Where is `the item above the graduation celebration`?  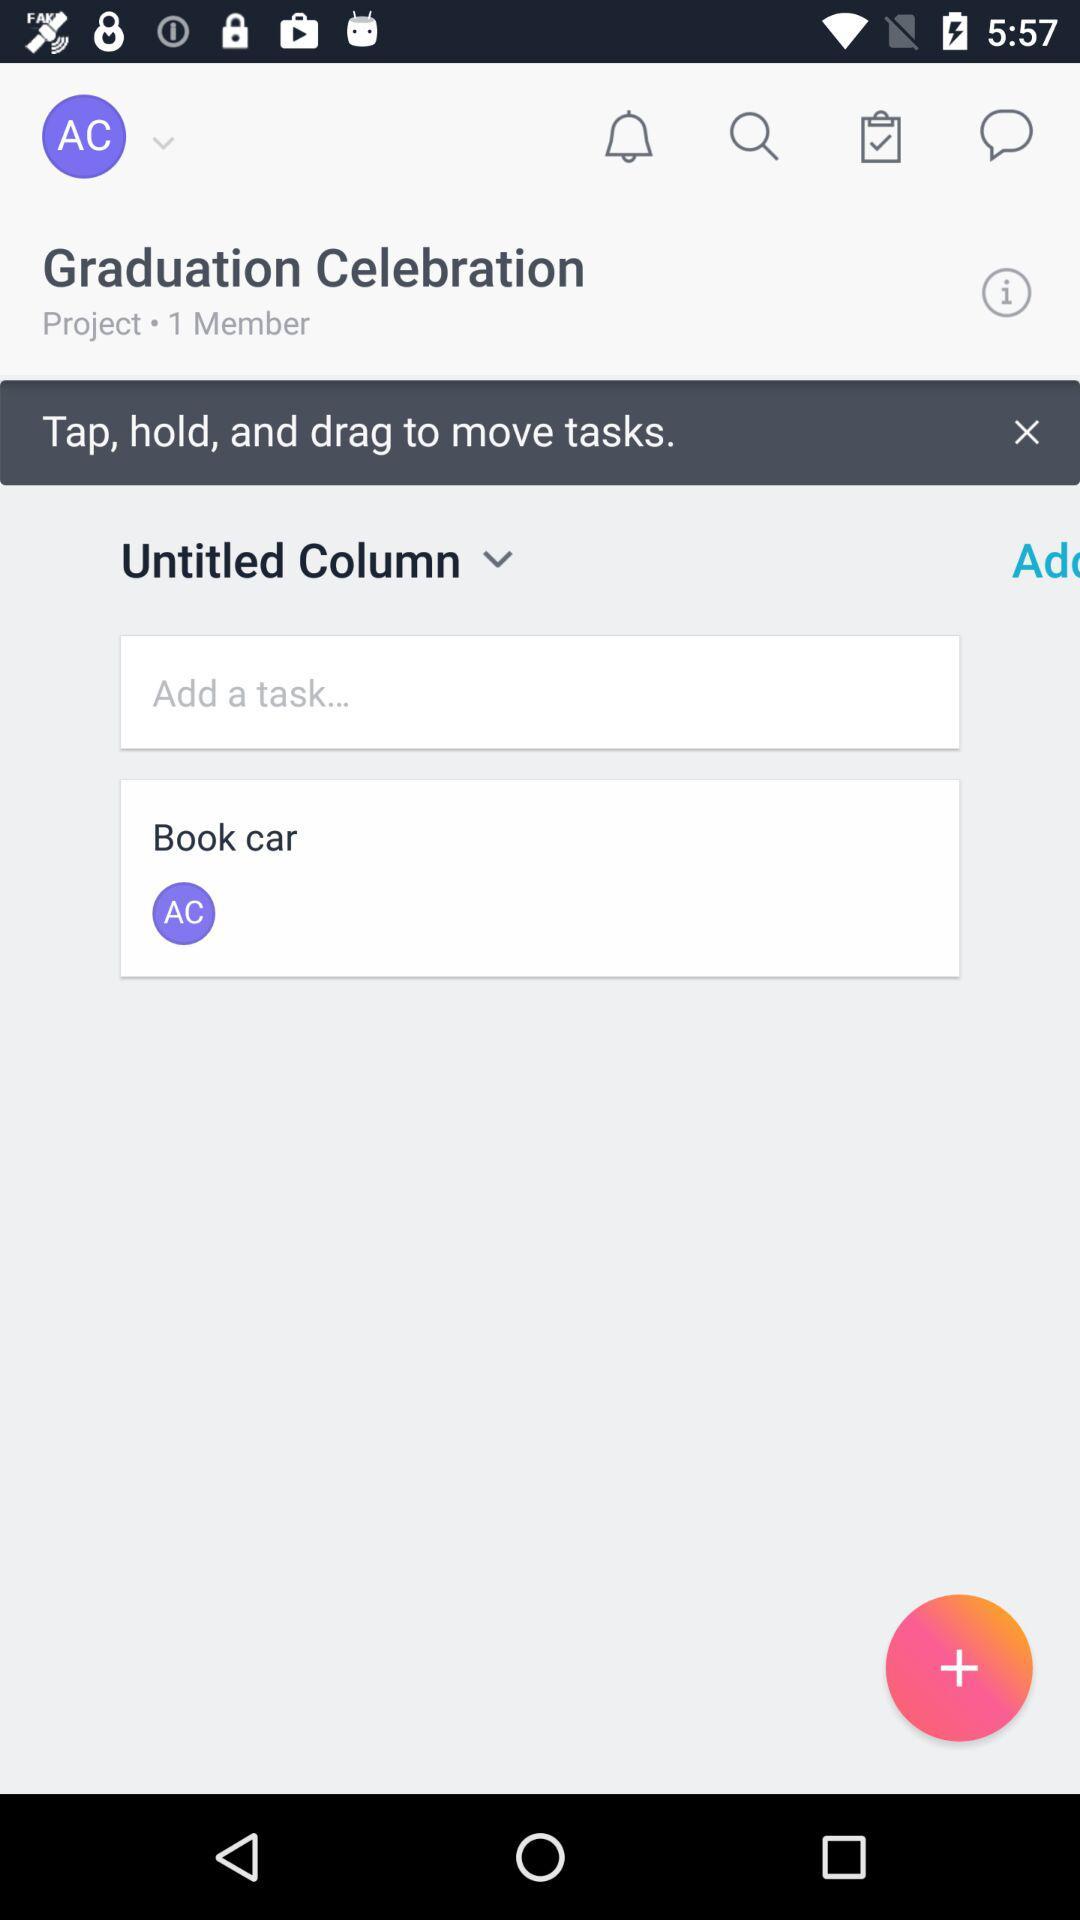
the item above the graduation celebration is located at coordinates (627, 135).